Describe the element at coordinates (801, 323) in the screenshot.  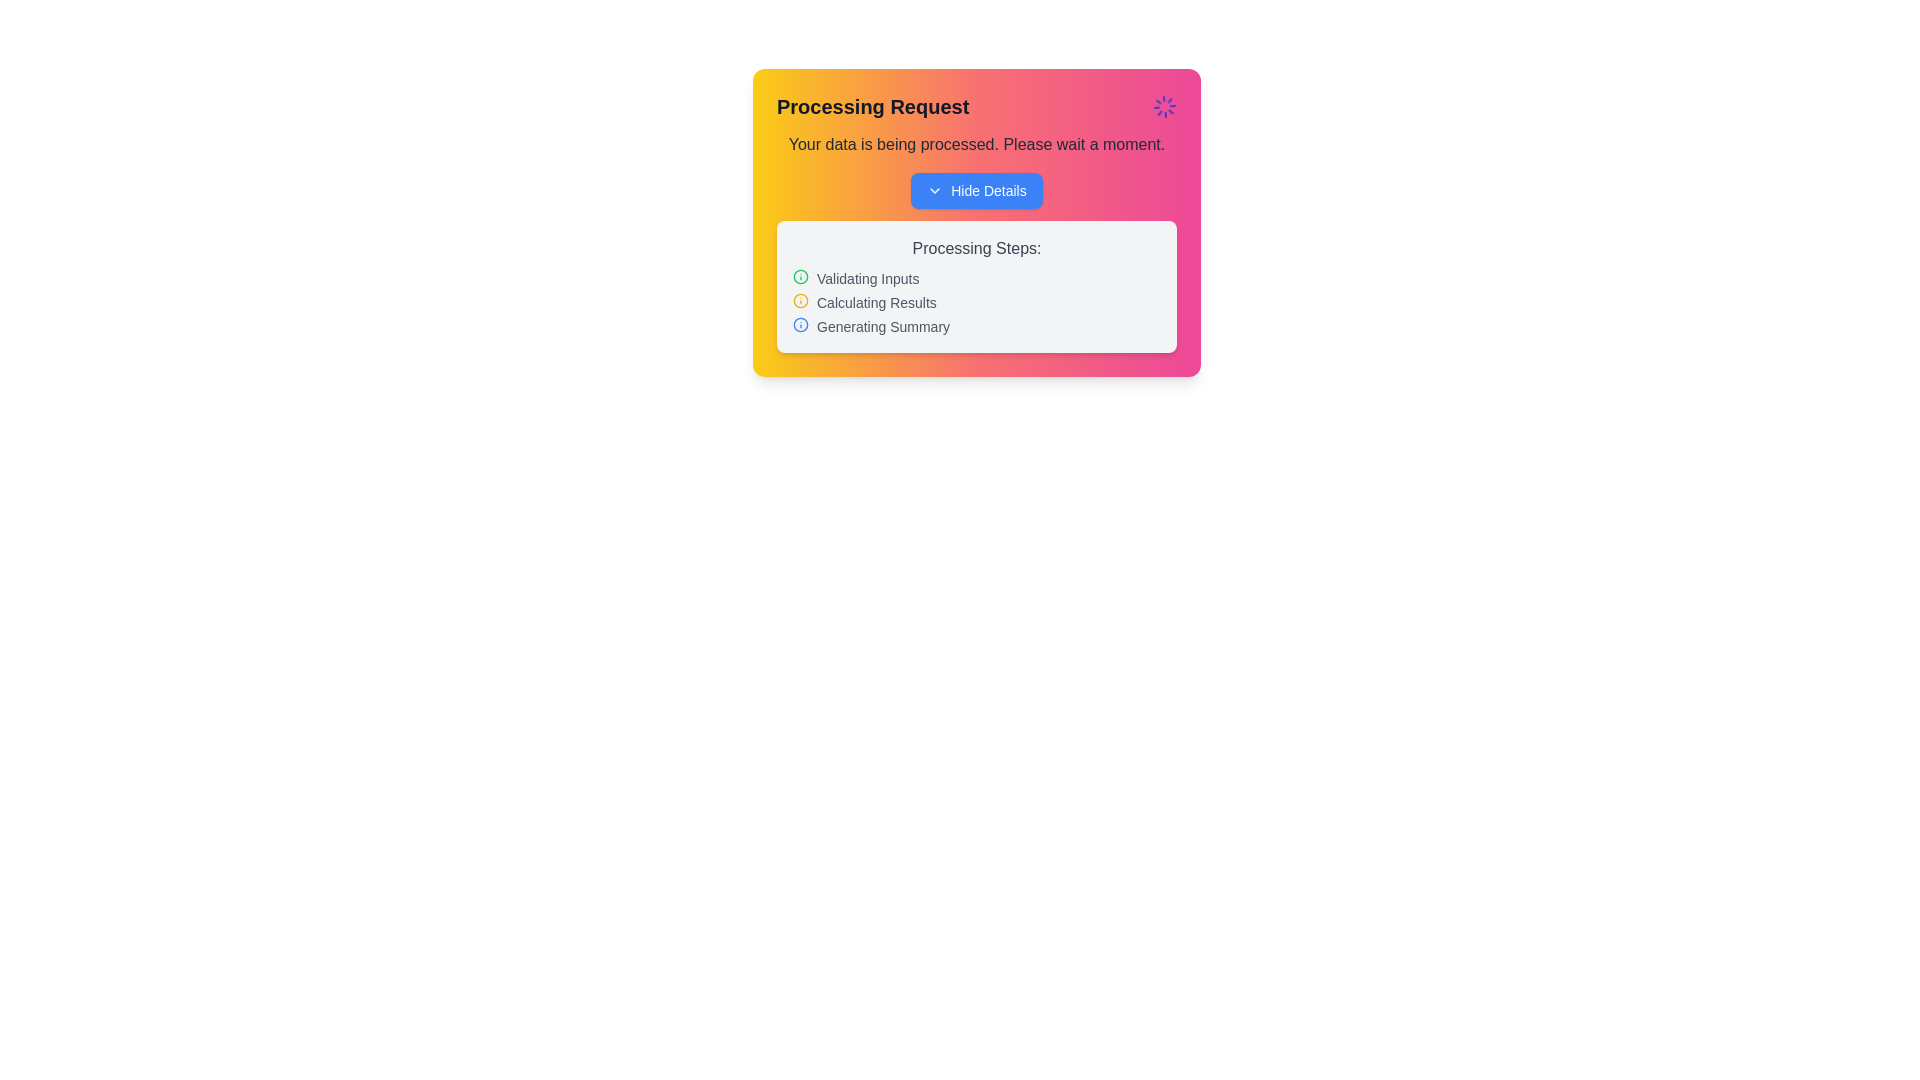
I see `the SVG-based icon indicating the 'Generating Summary' step, which is the third element in the list inside a white box on a colored card` at that location.